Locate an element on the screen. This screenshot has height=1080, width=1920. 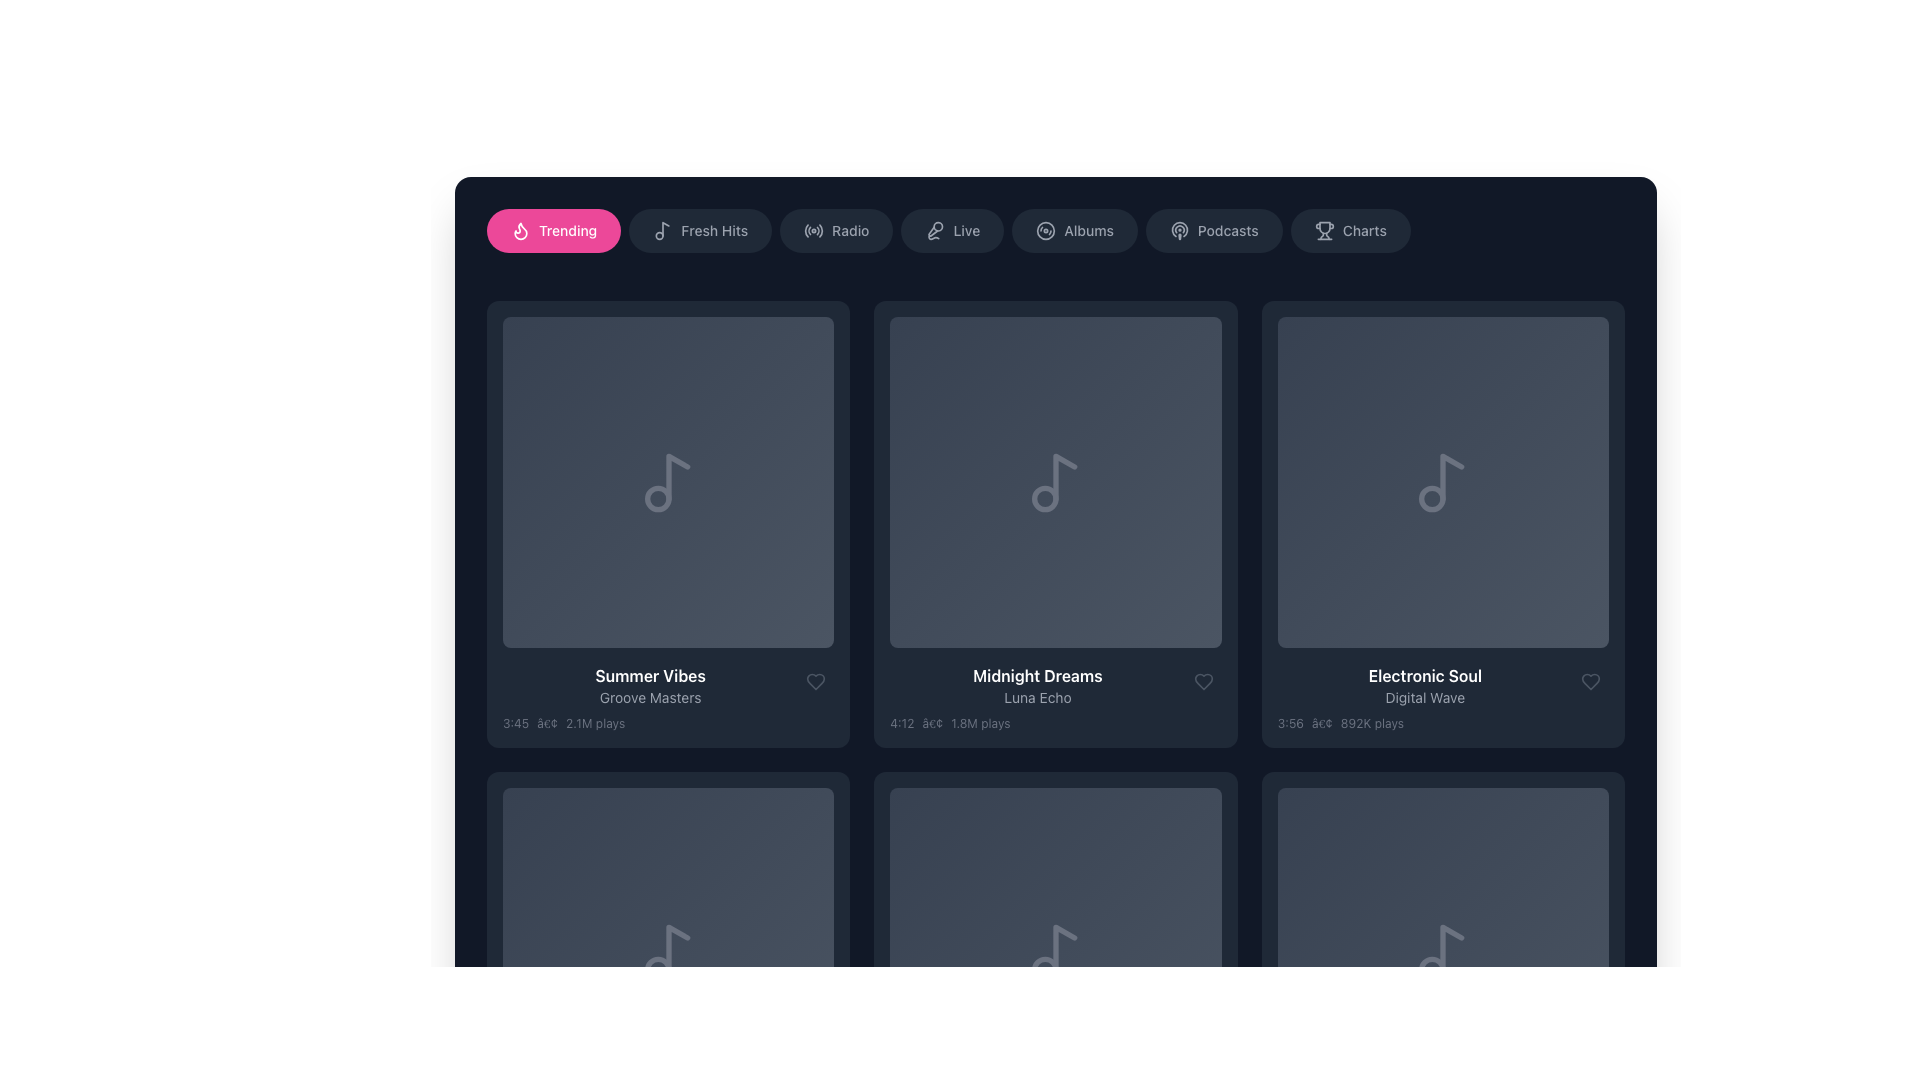
the decorative graphic component is located at coordinates (1044, 497).